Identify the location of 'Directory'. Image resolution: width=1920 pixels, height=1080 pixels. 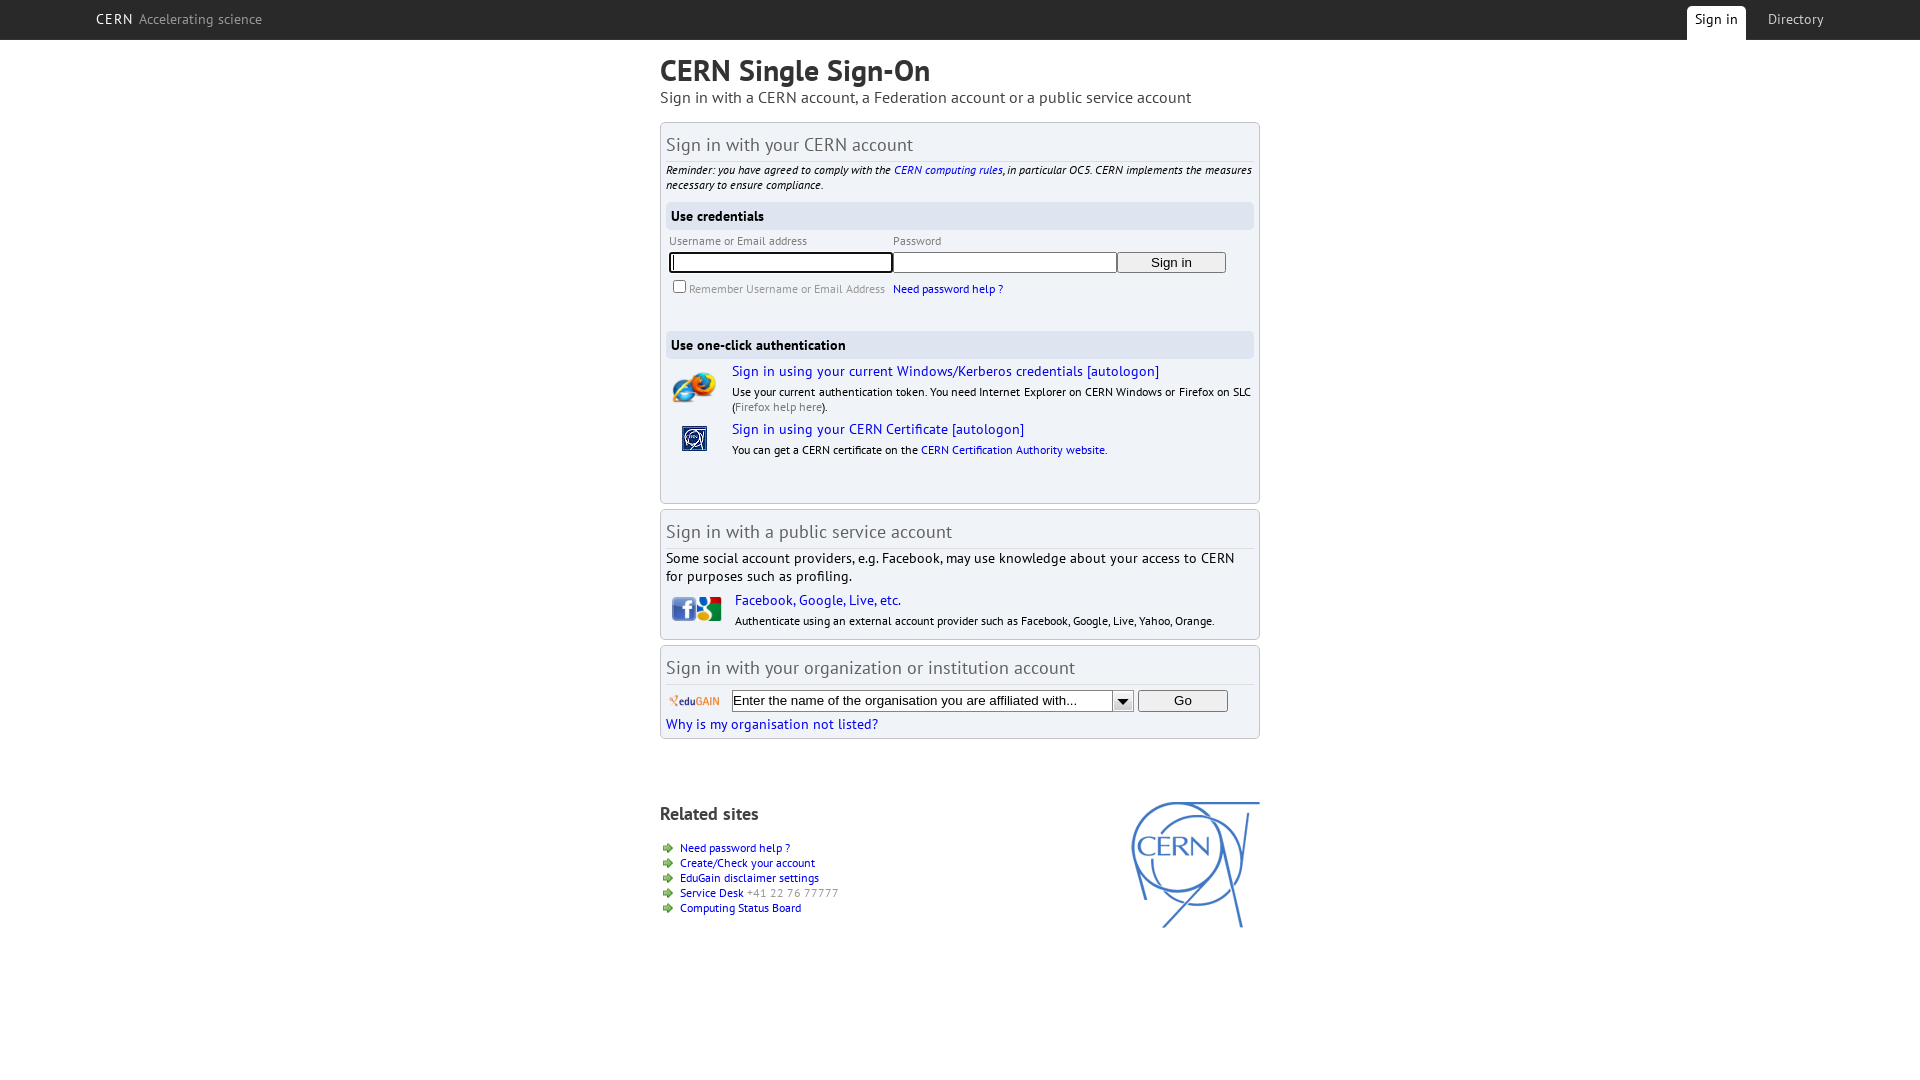
(1760, 19).